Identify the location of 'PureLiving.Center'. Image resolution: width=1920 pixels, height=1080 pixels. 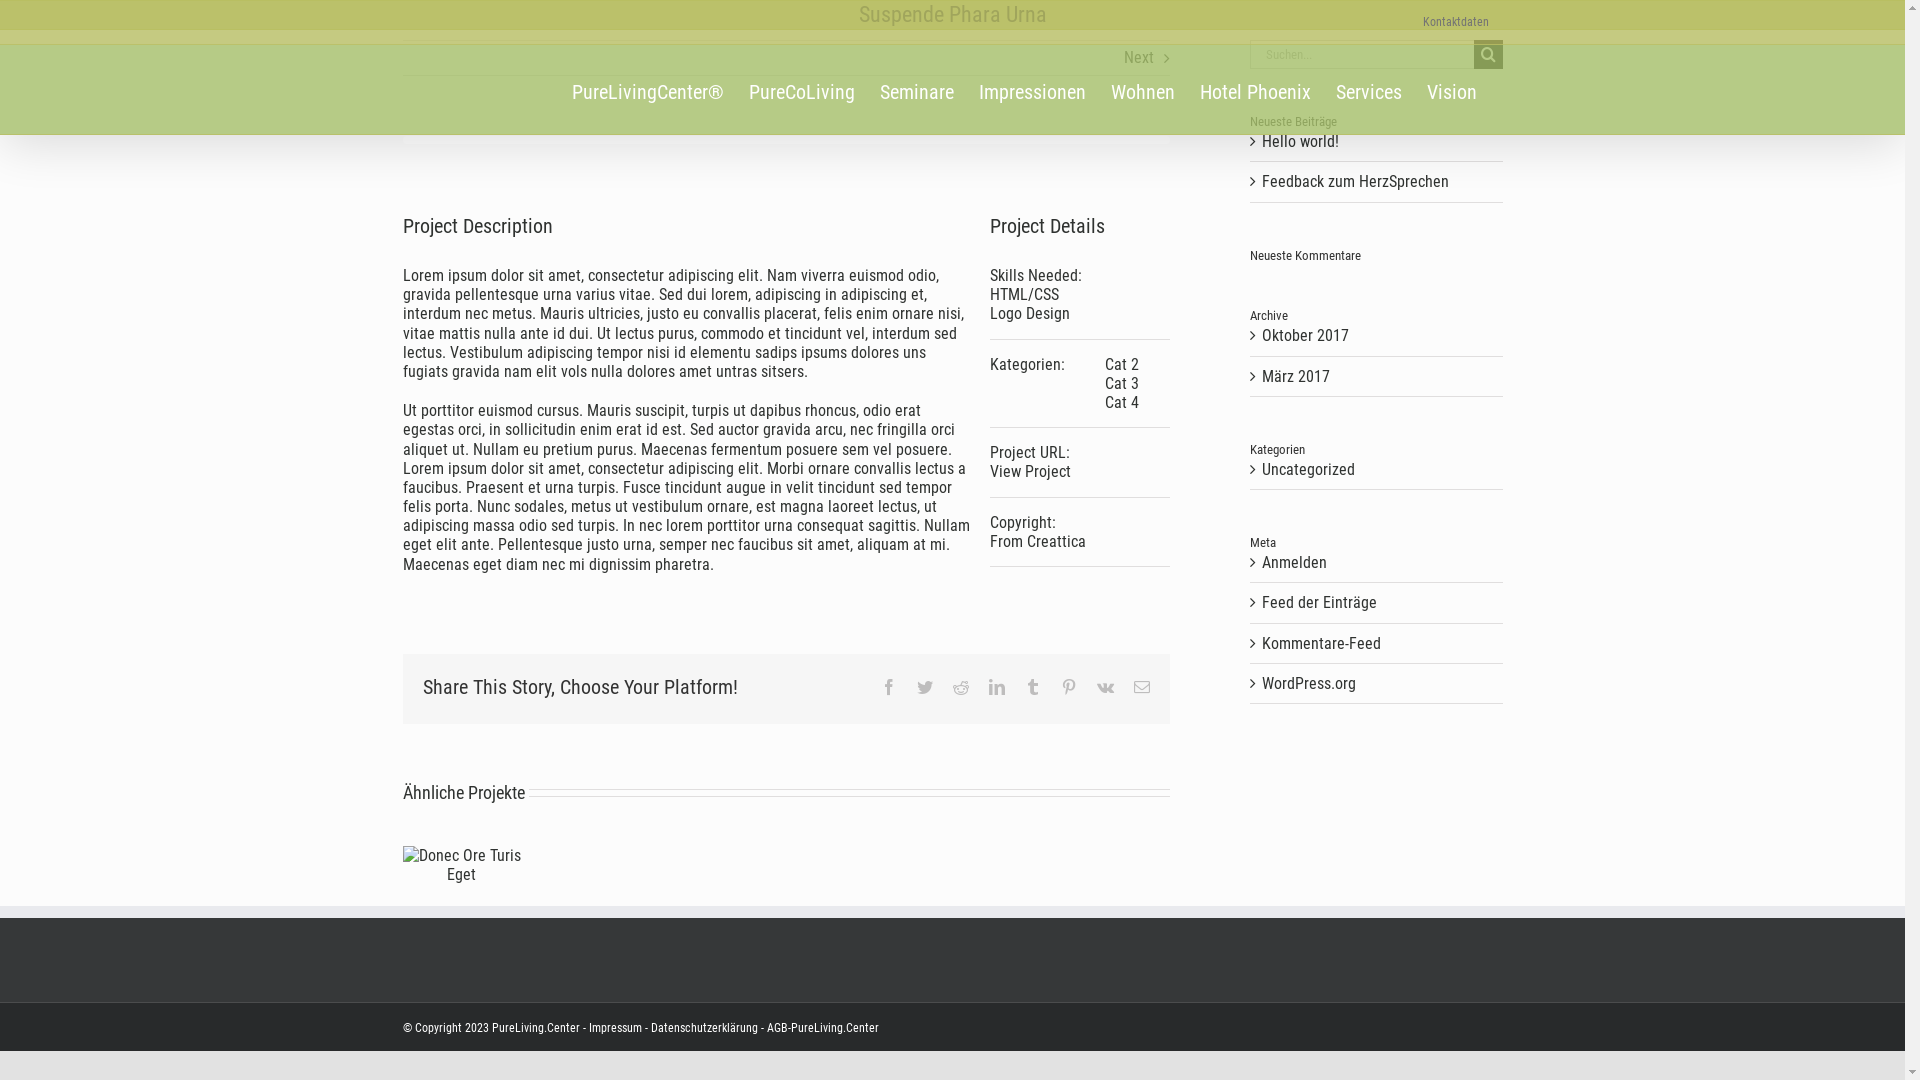
(536, 1028).